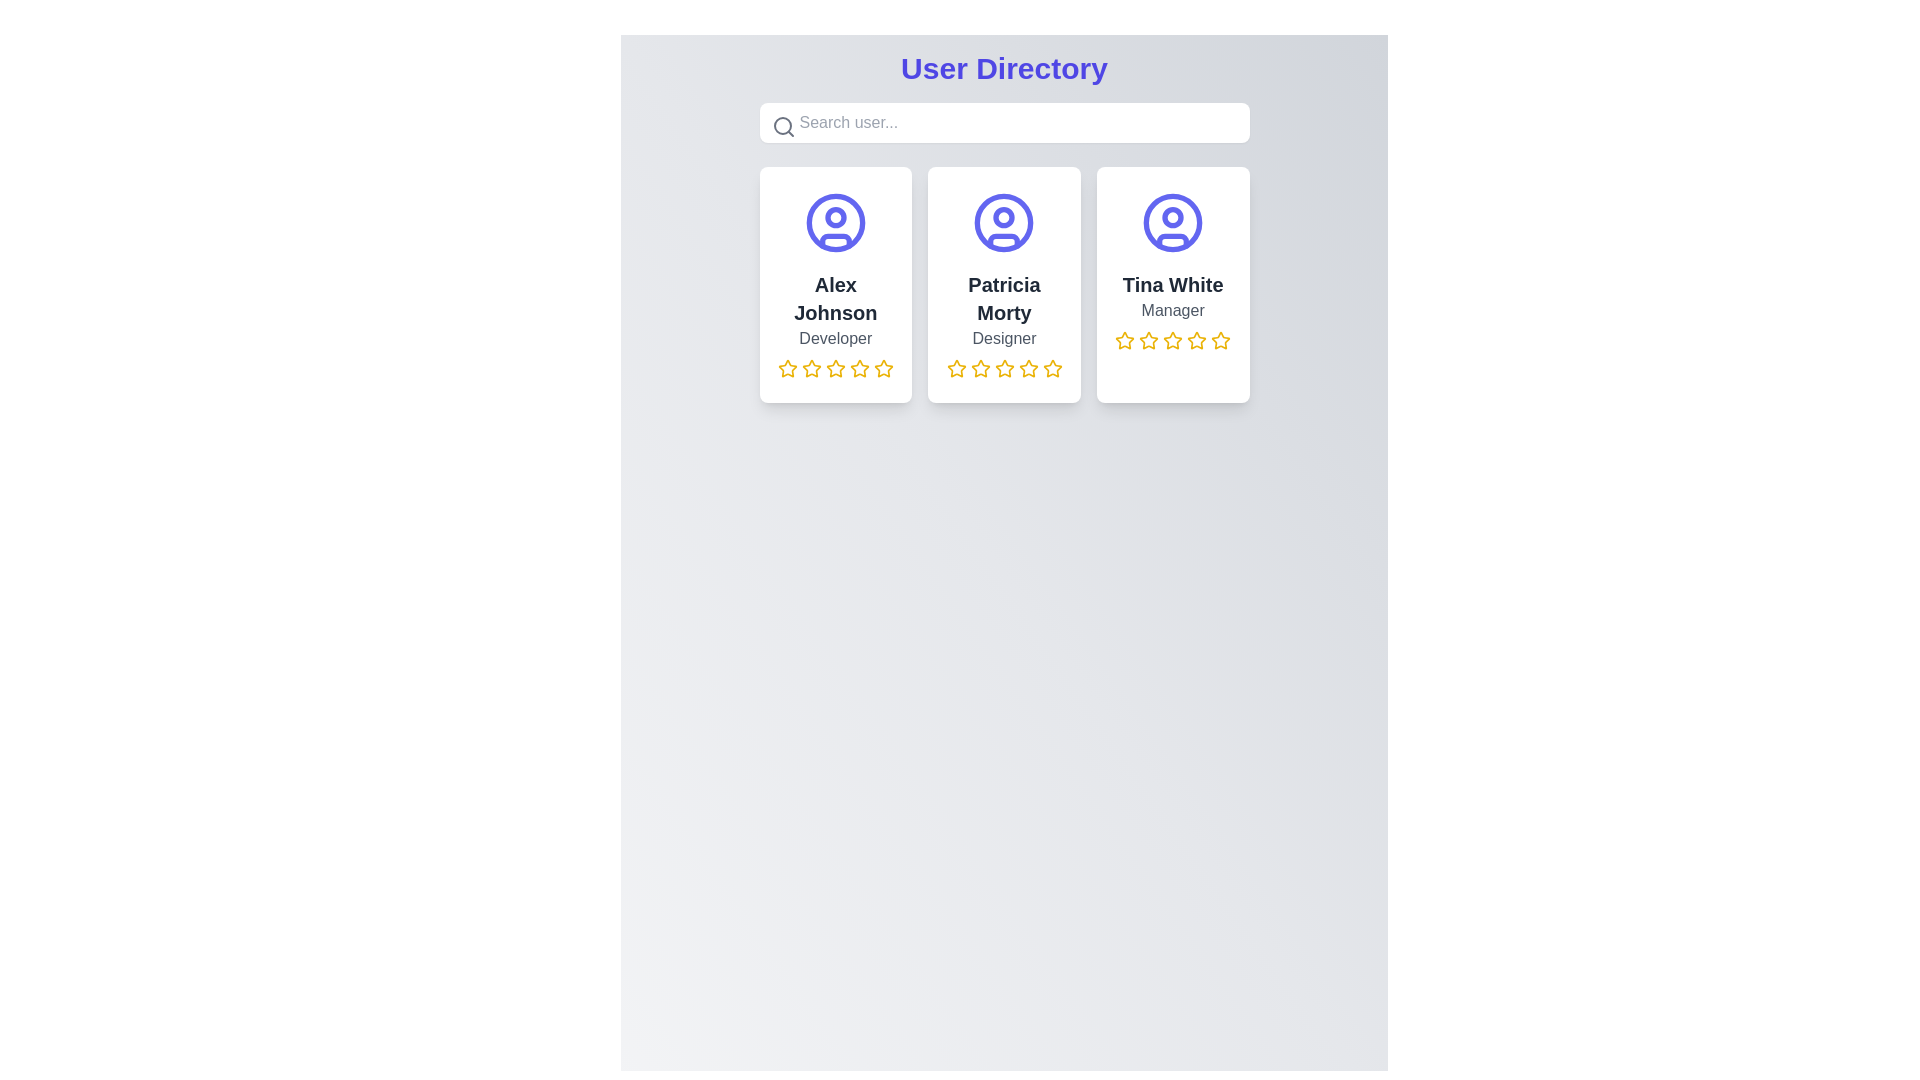 This screenshot has width=1920, height=1080. Describe the element at coordinates (835, 223) in the screenshot. I see `the decorative graphic, which is the outermost circular outline of the avatar for 'Alex Johnson' in the top row of the user directory grid` at that location.